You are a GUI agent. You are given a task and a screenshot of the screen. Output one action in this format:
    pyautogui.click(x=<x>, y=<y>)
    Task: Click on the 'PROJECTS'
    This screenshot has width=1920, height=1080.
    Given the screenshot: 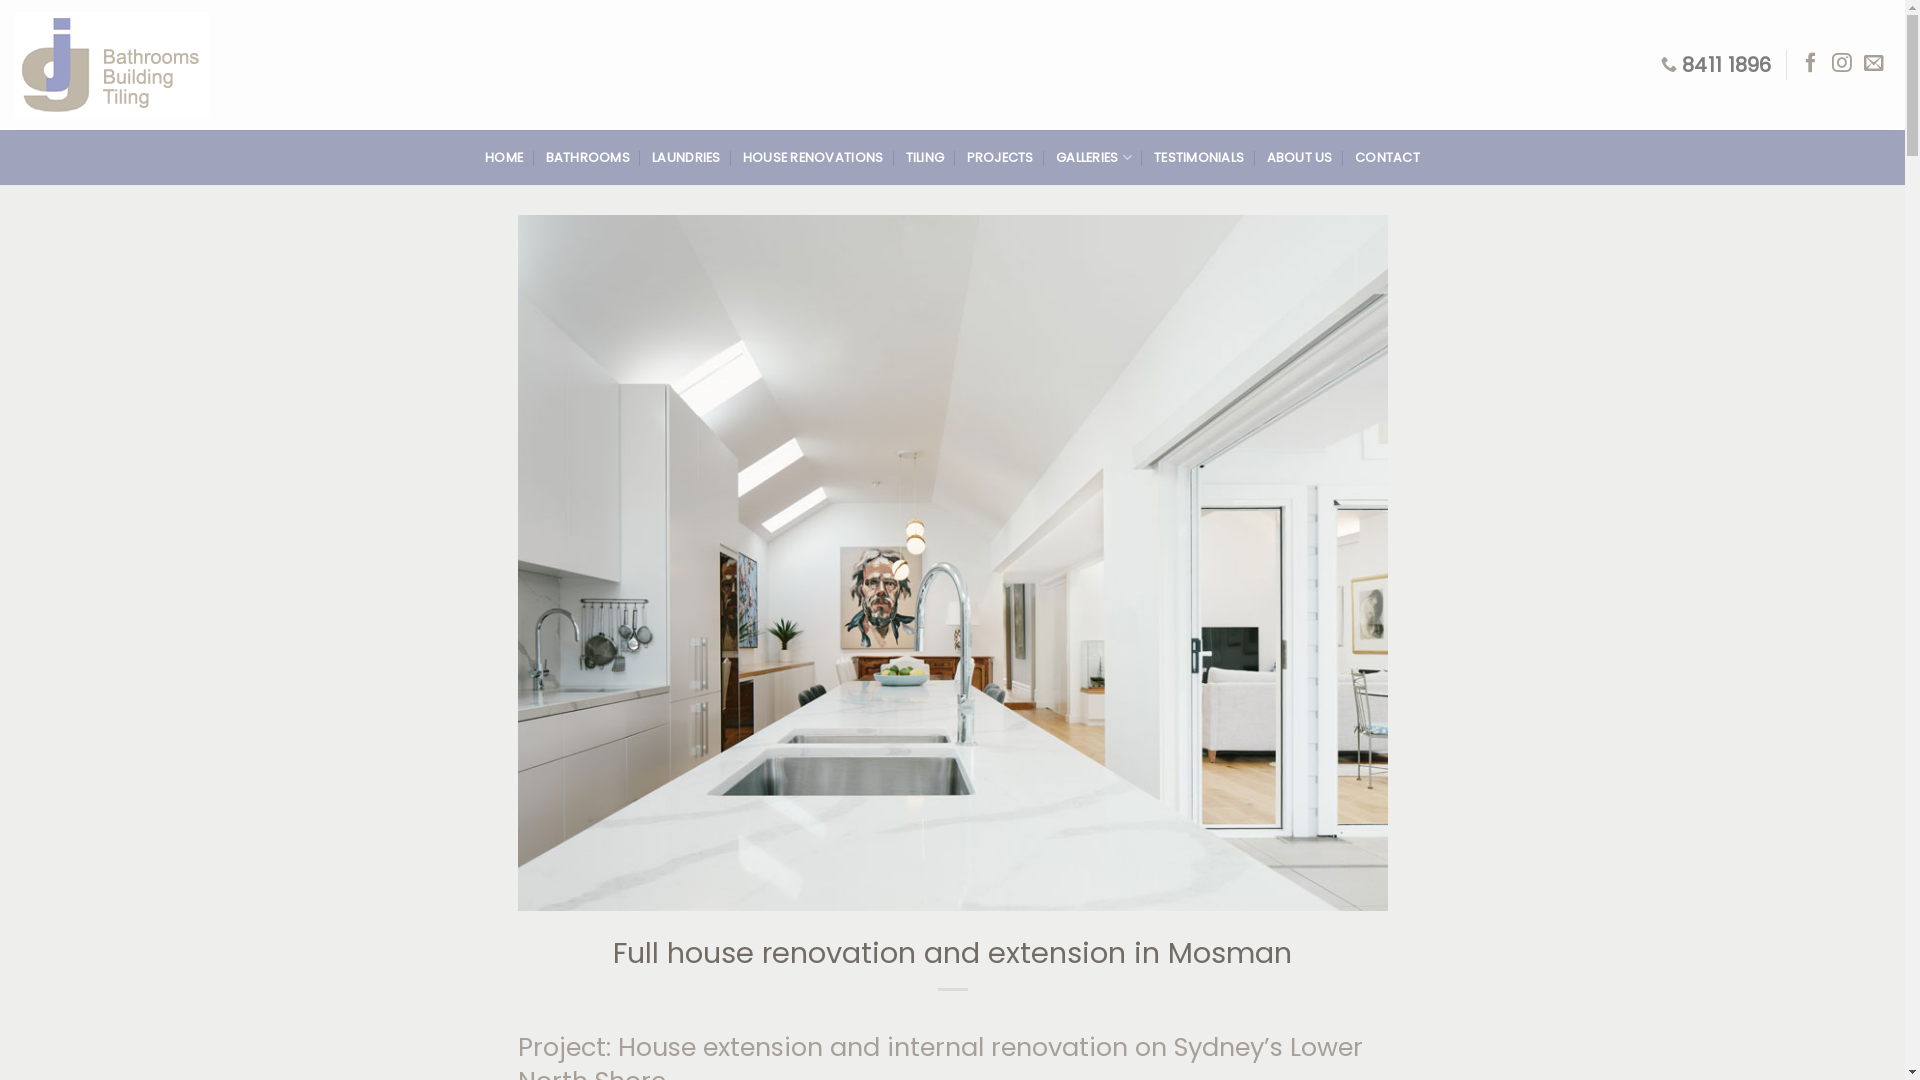 What is the action you would take?
    pyautogui.click(x=966, y=157)
    